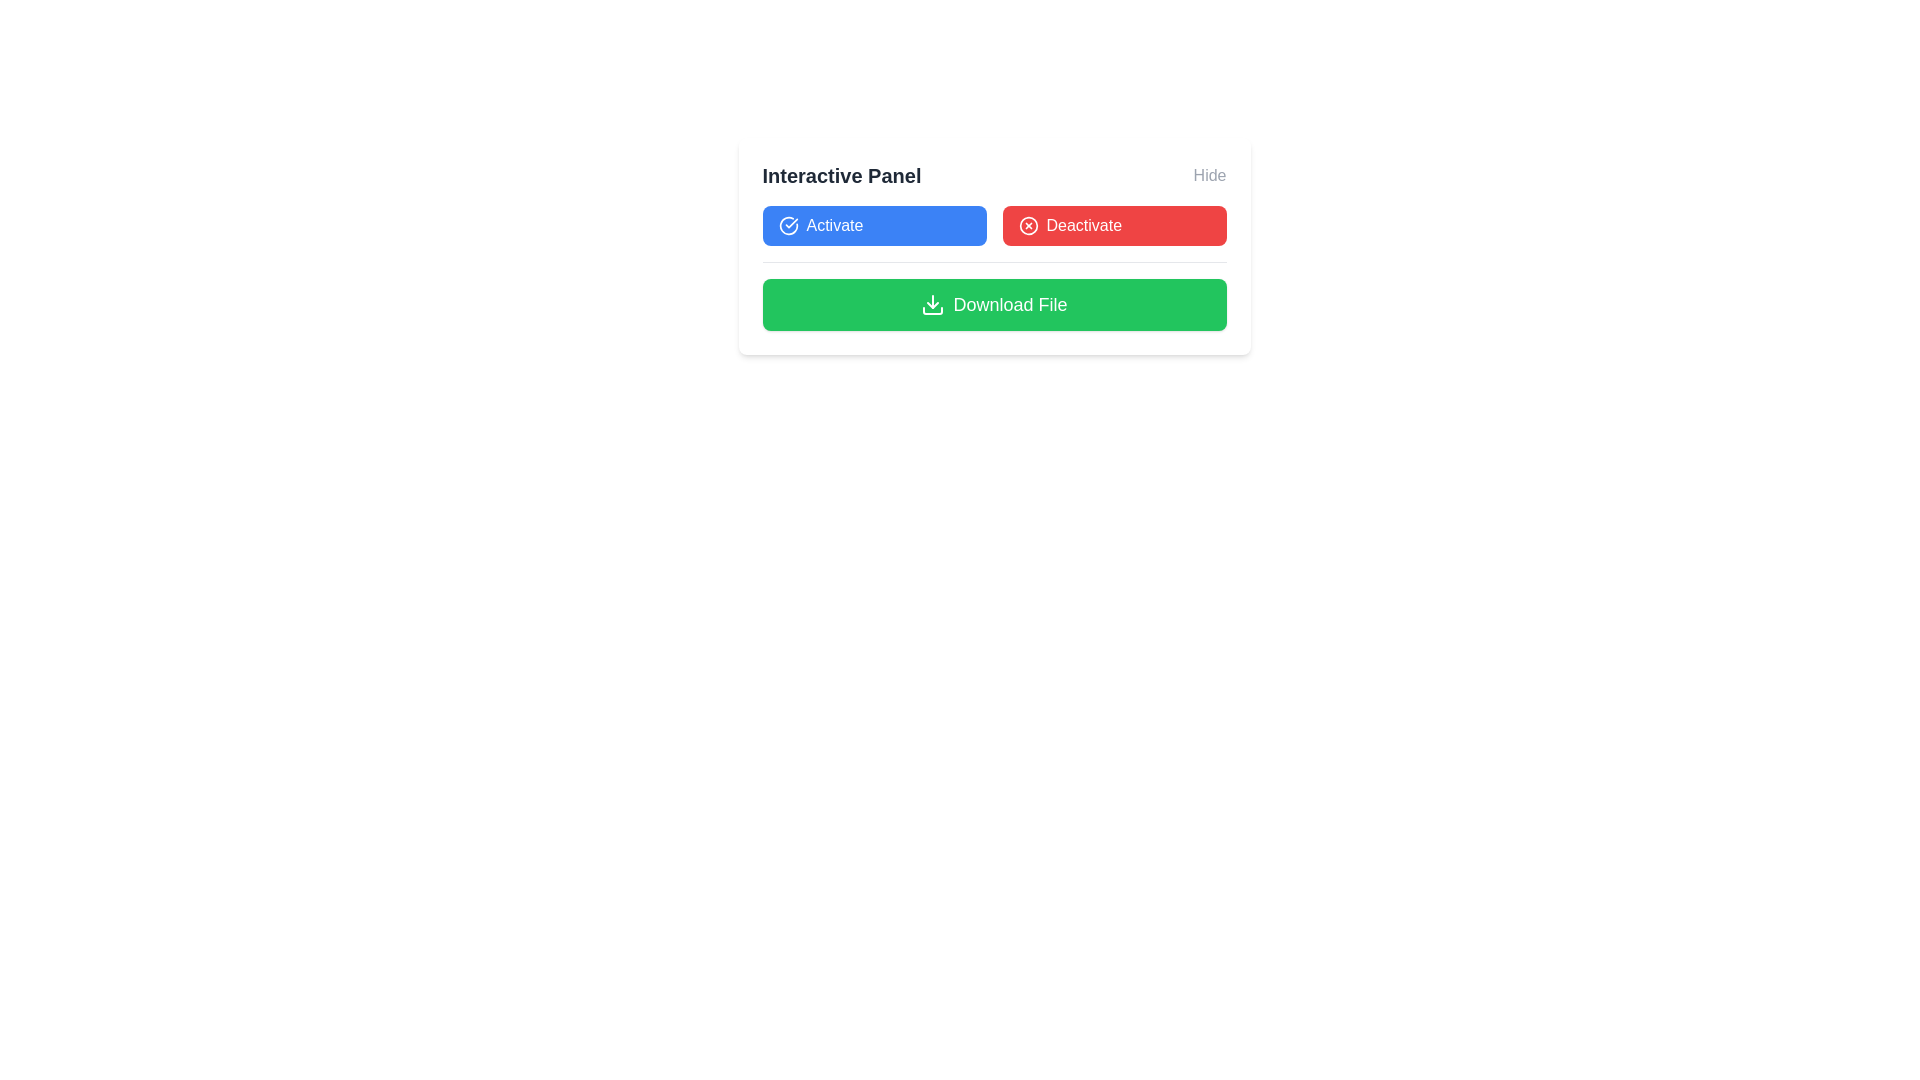 The height and width of the screenshot is (1080, 1920). Describe the element at coordinates (932, 304) in the screenshot. I see `the download icon located at the center of the green button labeled 'Download File'` at that location.